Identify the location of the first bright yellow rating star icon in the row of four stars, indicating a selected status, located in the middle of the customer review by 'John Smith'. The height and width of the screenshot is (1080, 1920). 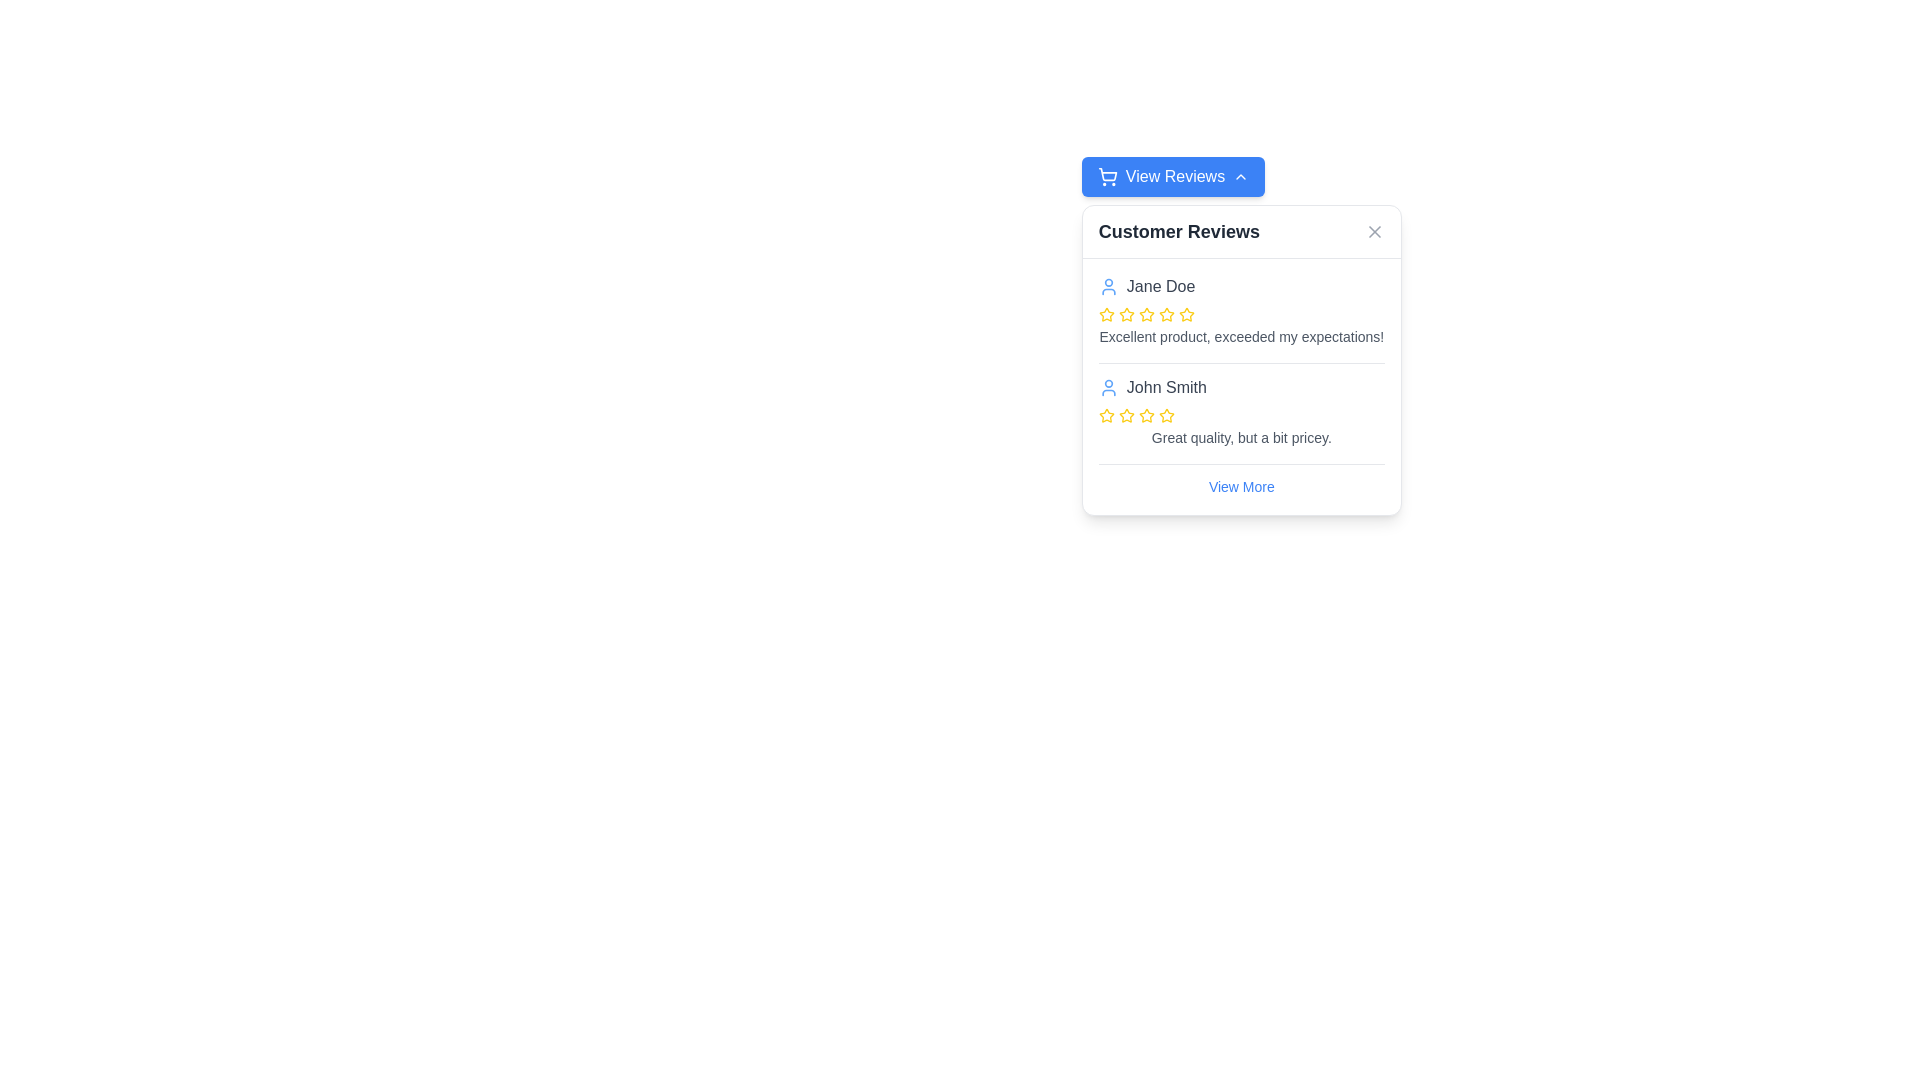
(1105, 415).